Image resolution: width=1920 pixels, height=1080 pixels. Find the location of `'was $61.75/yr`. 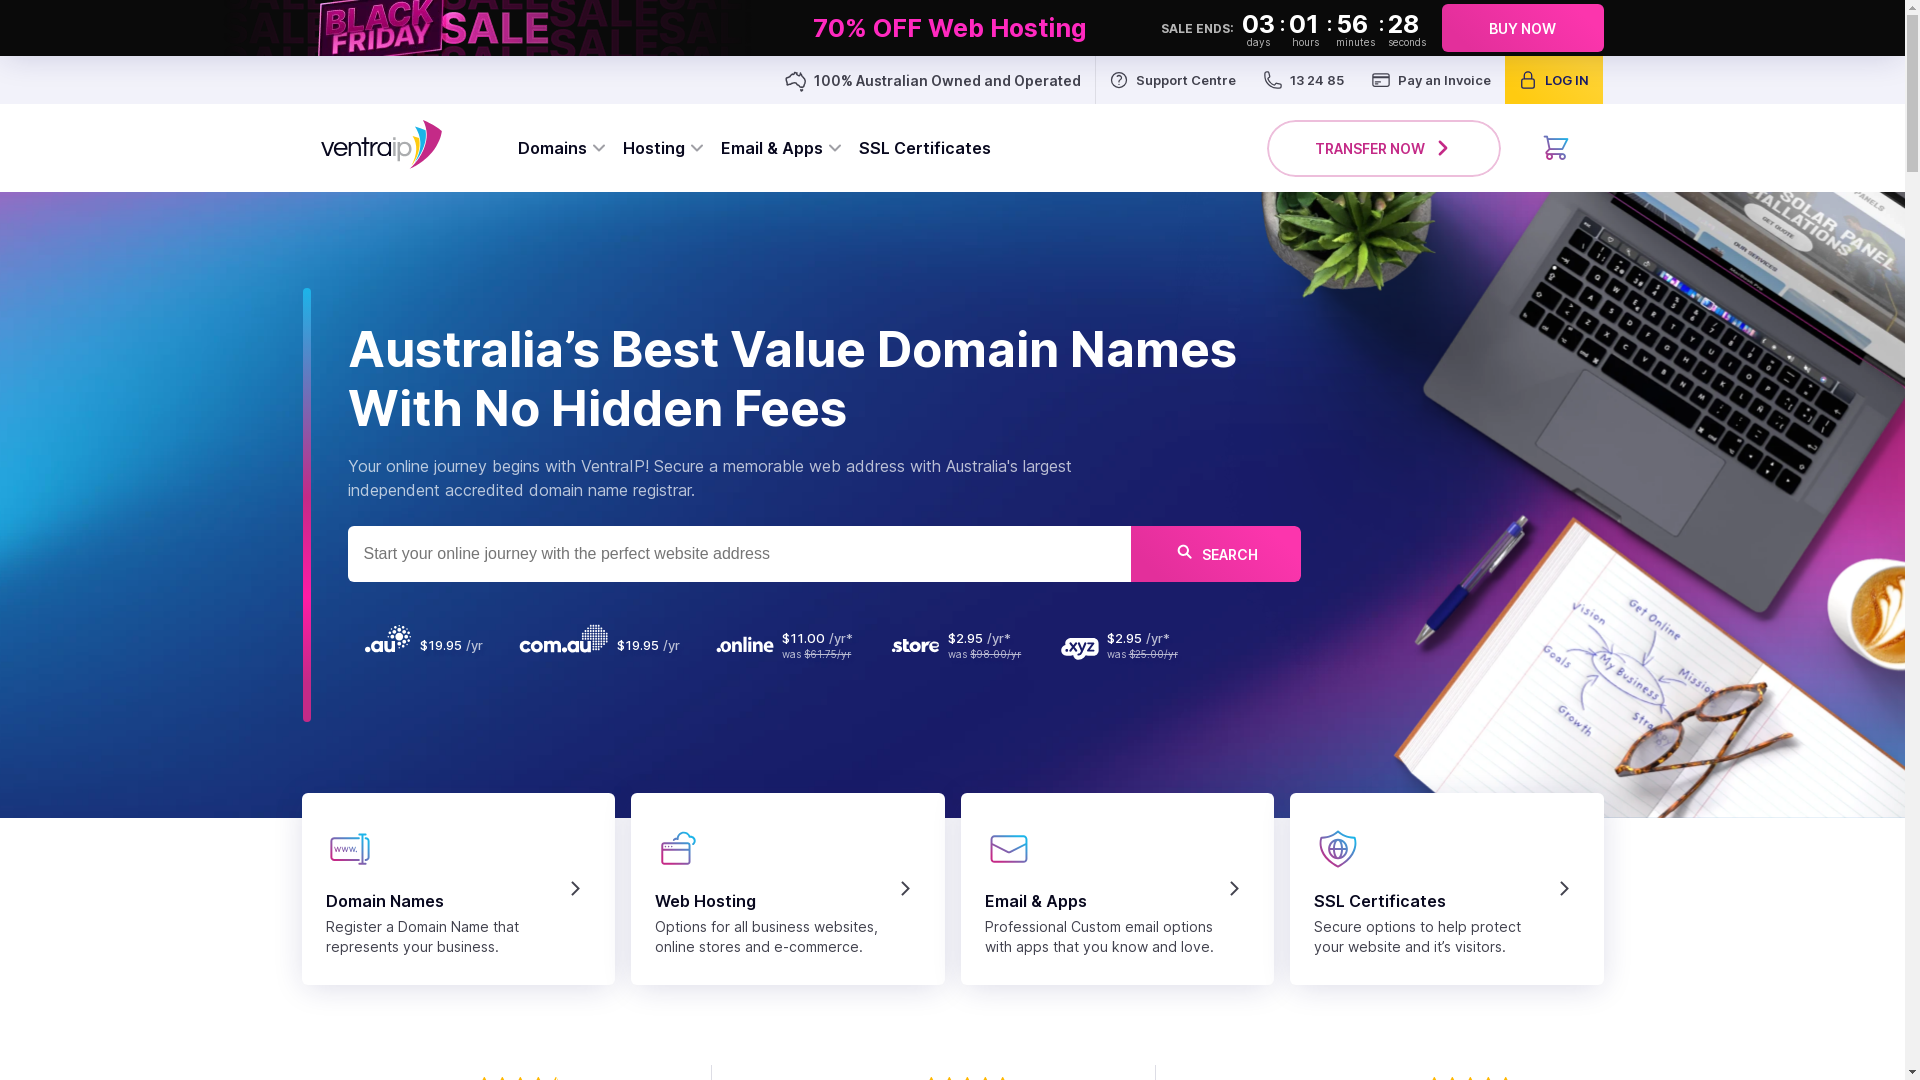

'was $61.75/yr is located at coordinates (786, 645).